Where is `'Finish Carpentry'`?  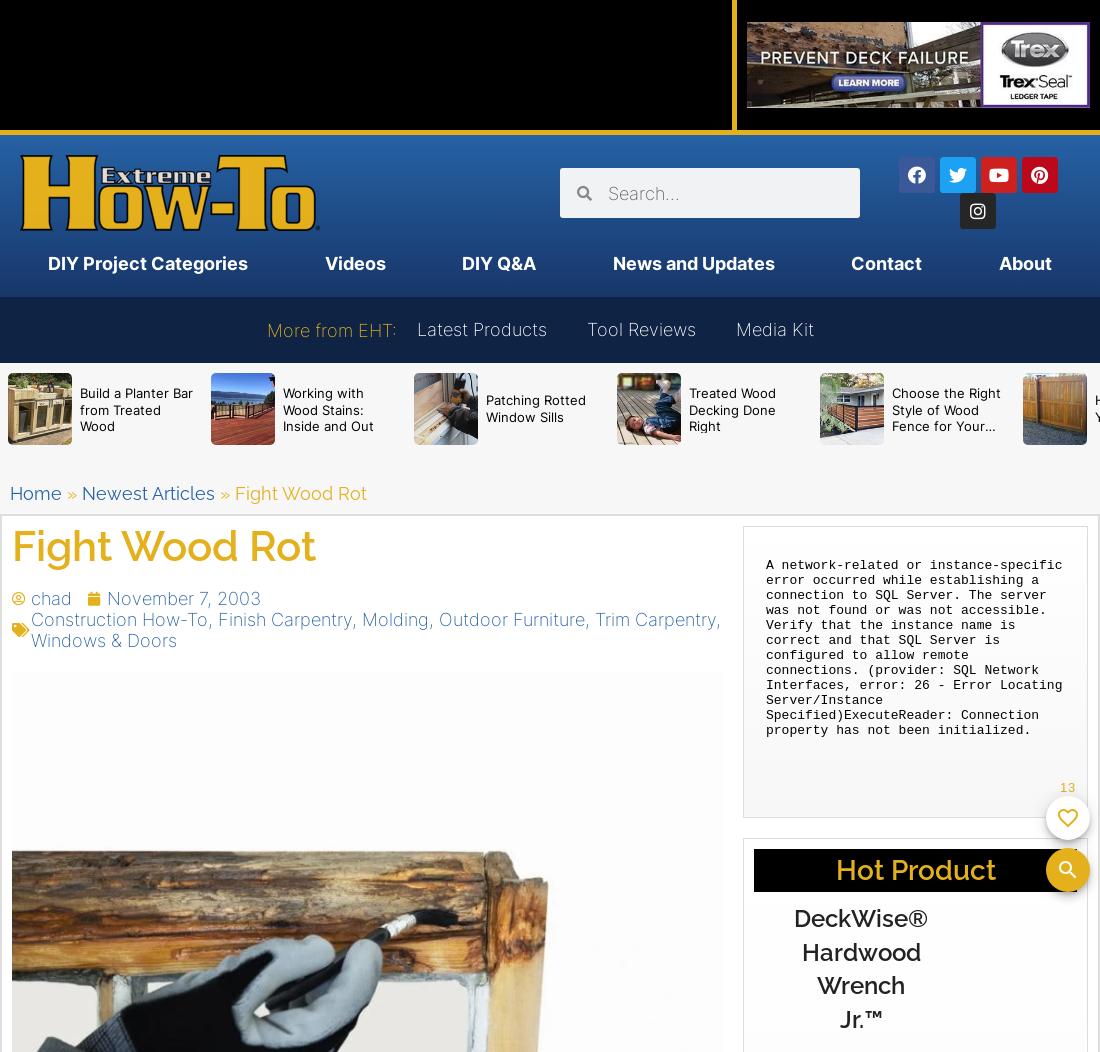 'Finish Carpentry' is located at coordinates (284, 619).